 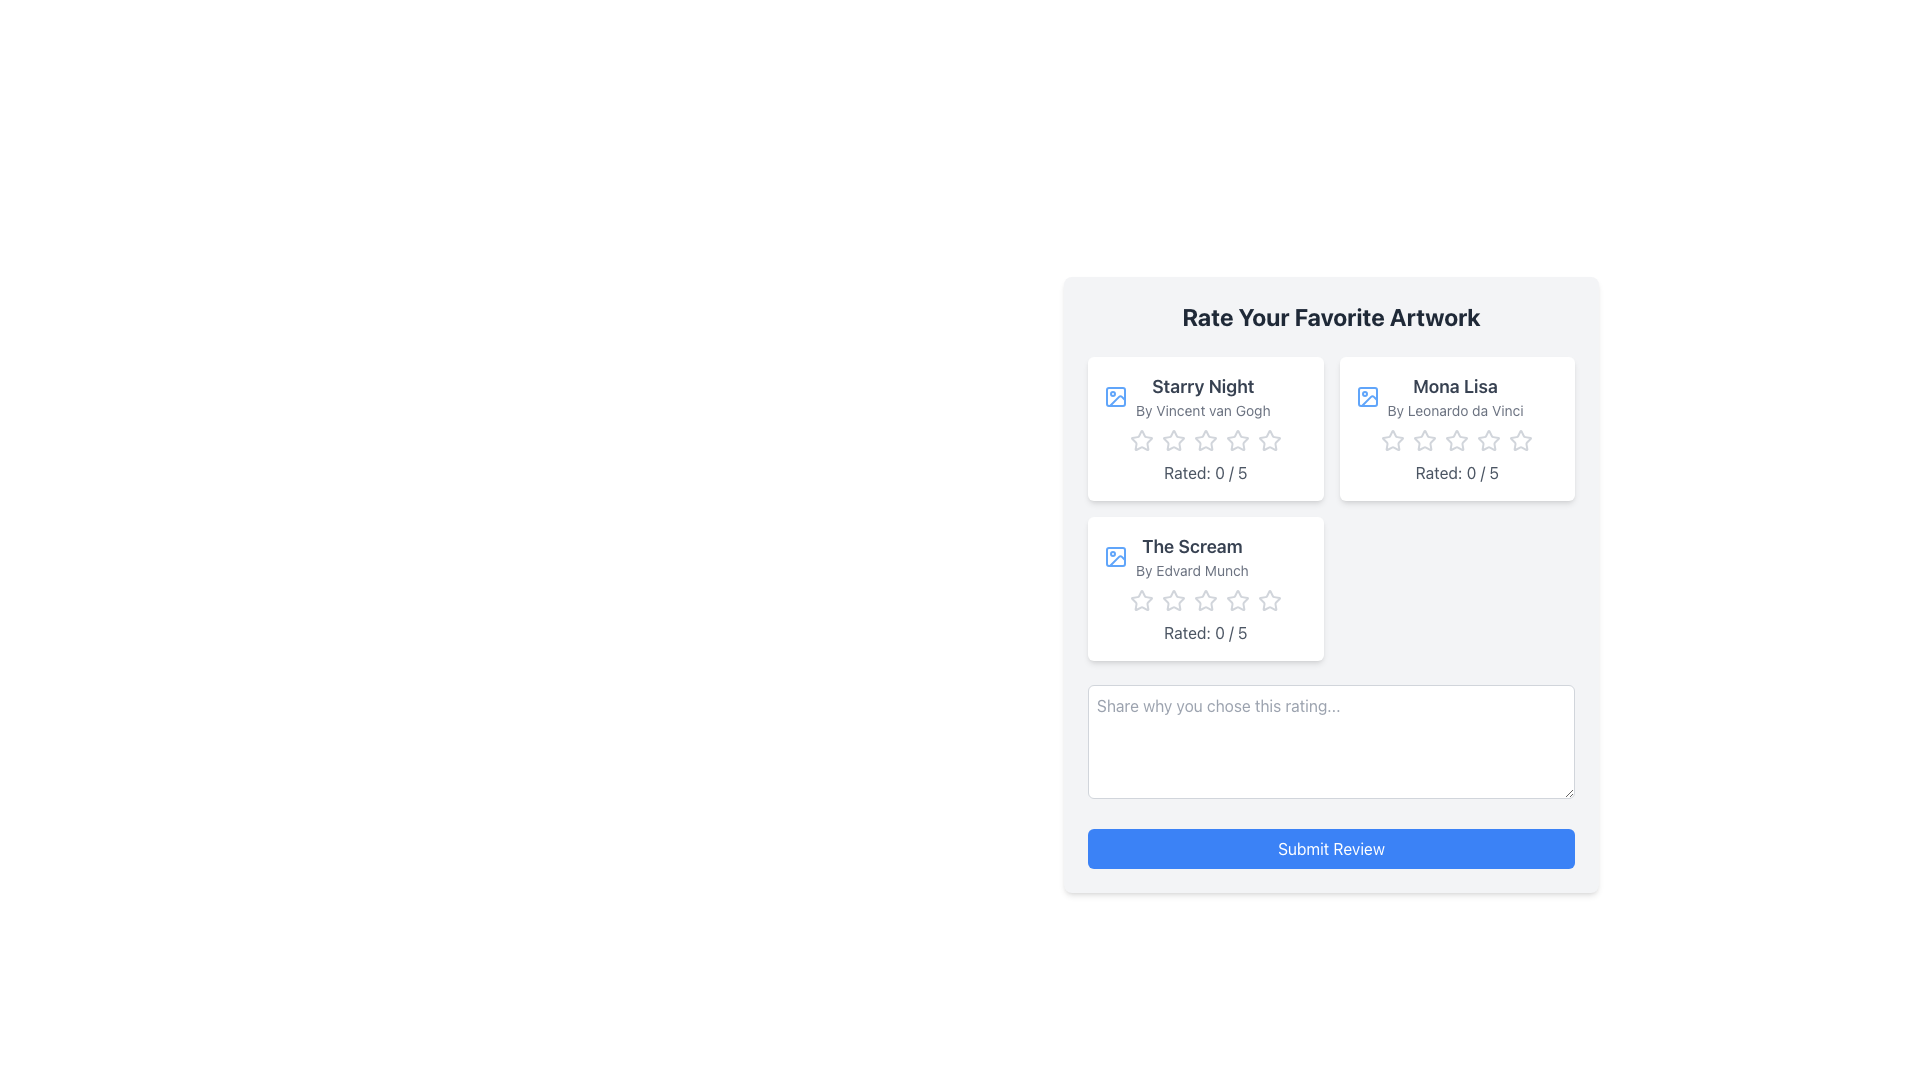 I want to click on the fifth star-shaped icon in the rating system of the 'Mona Lisa' section, so click(x=1520, y=439).